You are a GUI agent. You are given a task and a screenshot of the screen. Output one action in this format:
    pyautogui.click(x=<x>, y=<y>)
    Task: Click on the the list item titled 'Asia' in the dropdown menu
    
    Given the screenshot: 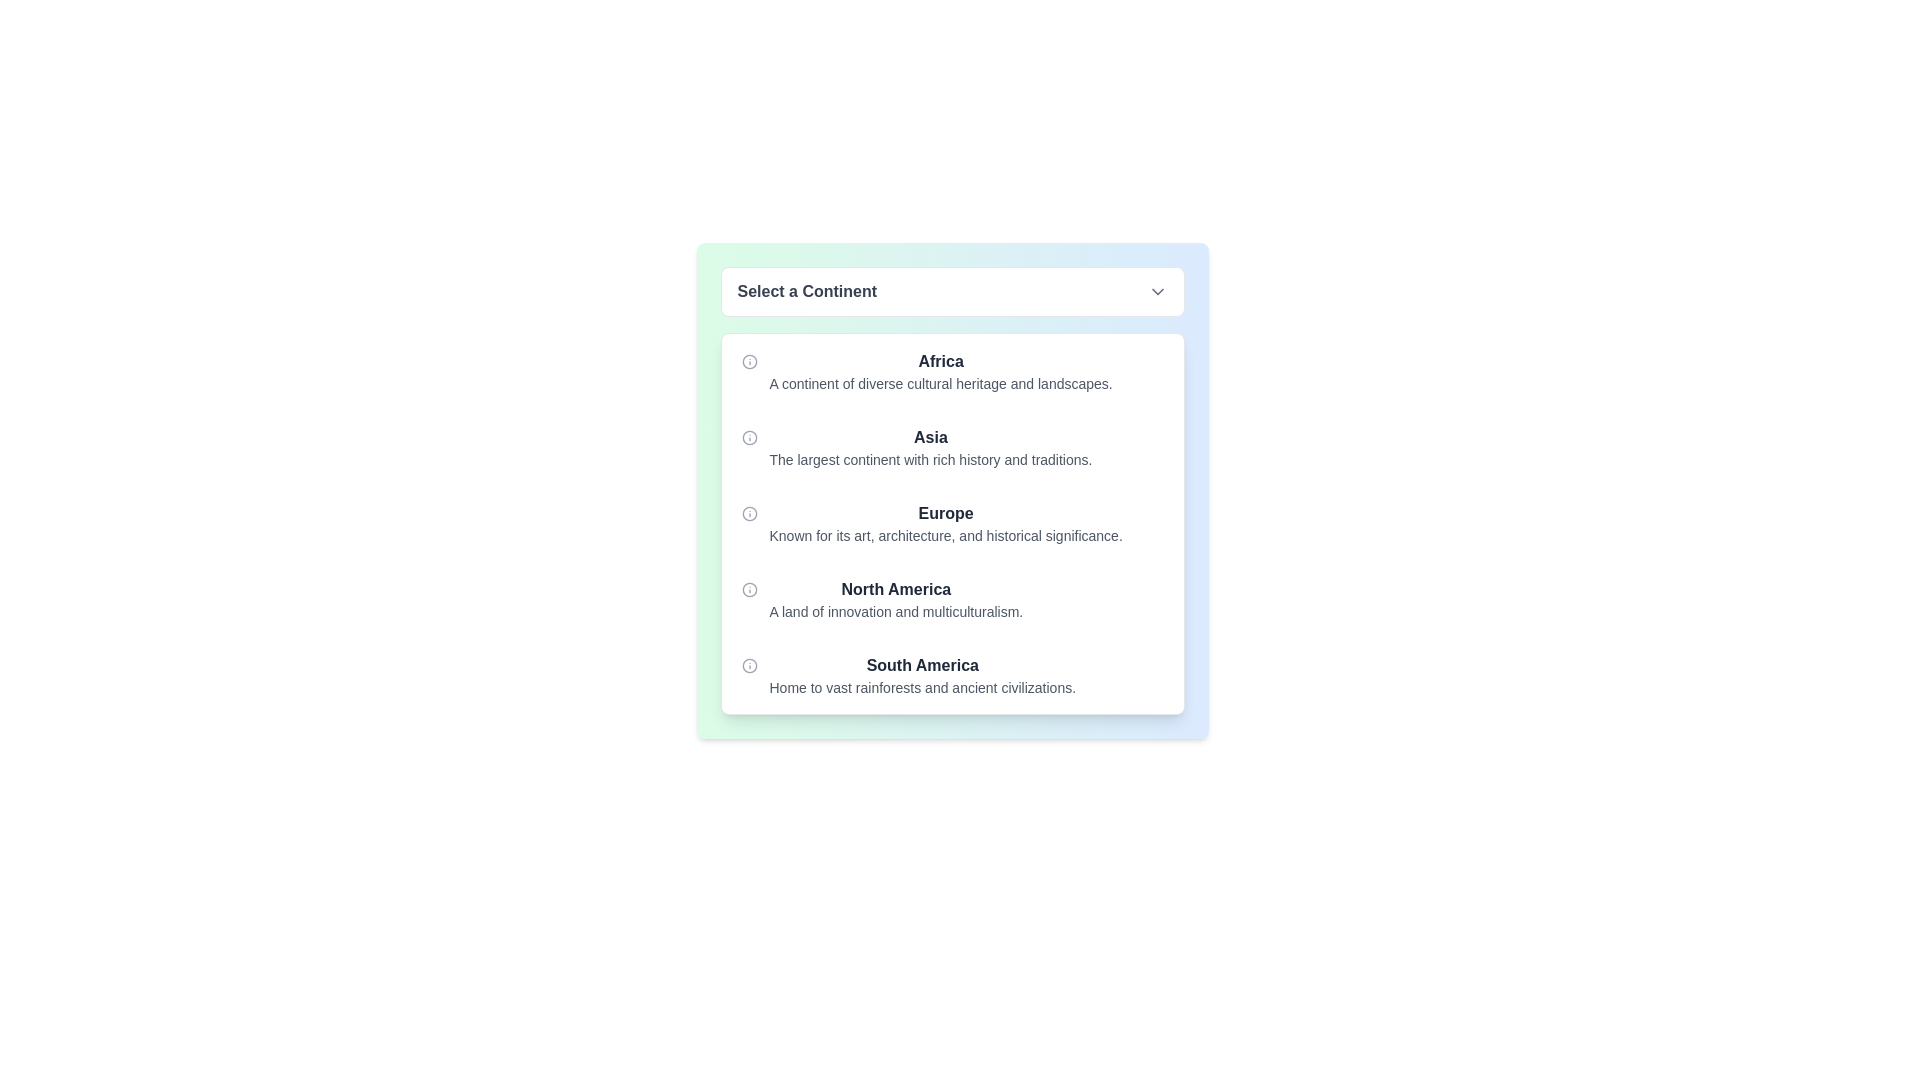 What is the action you would take?
    pyautogui.click(x=930, y=446)
    